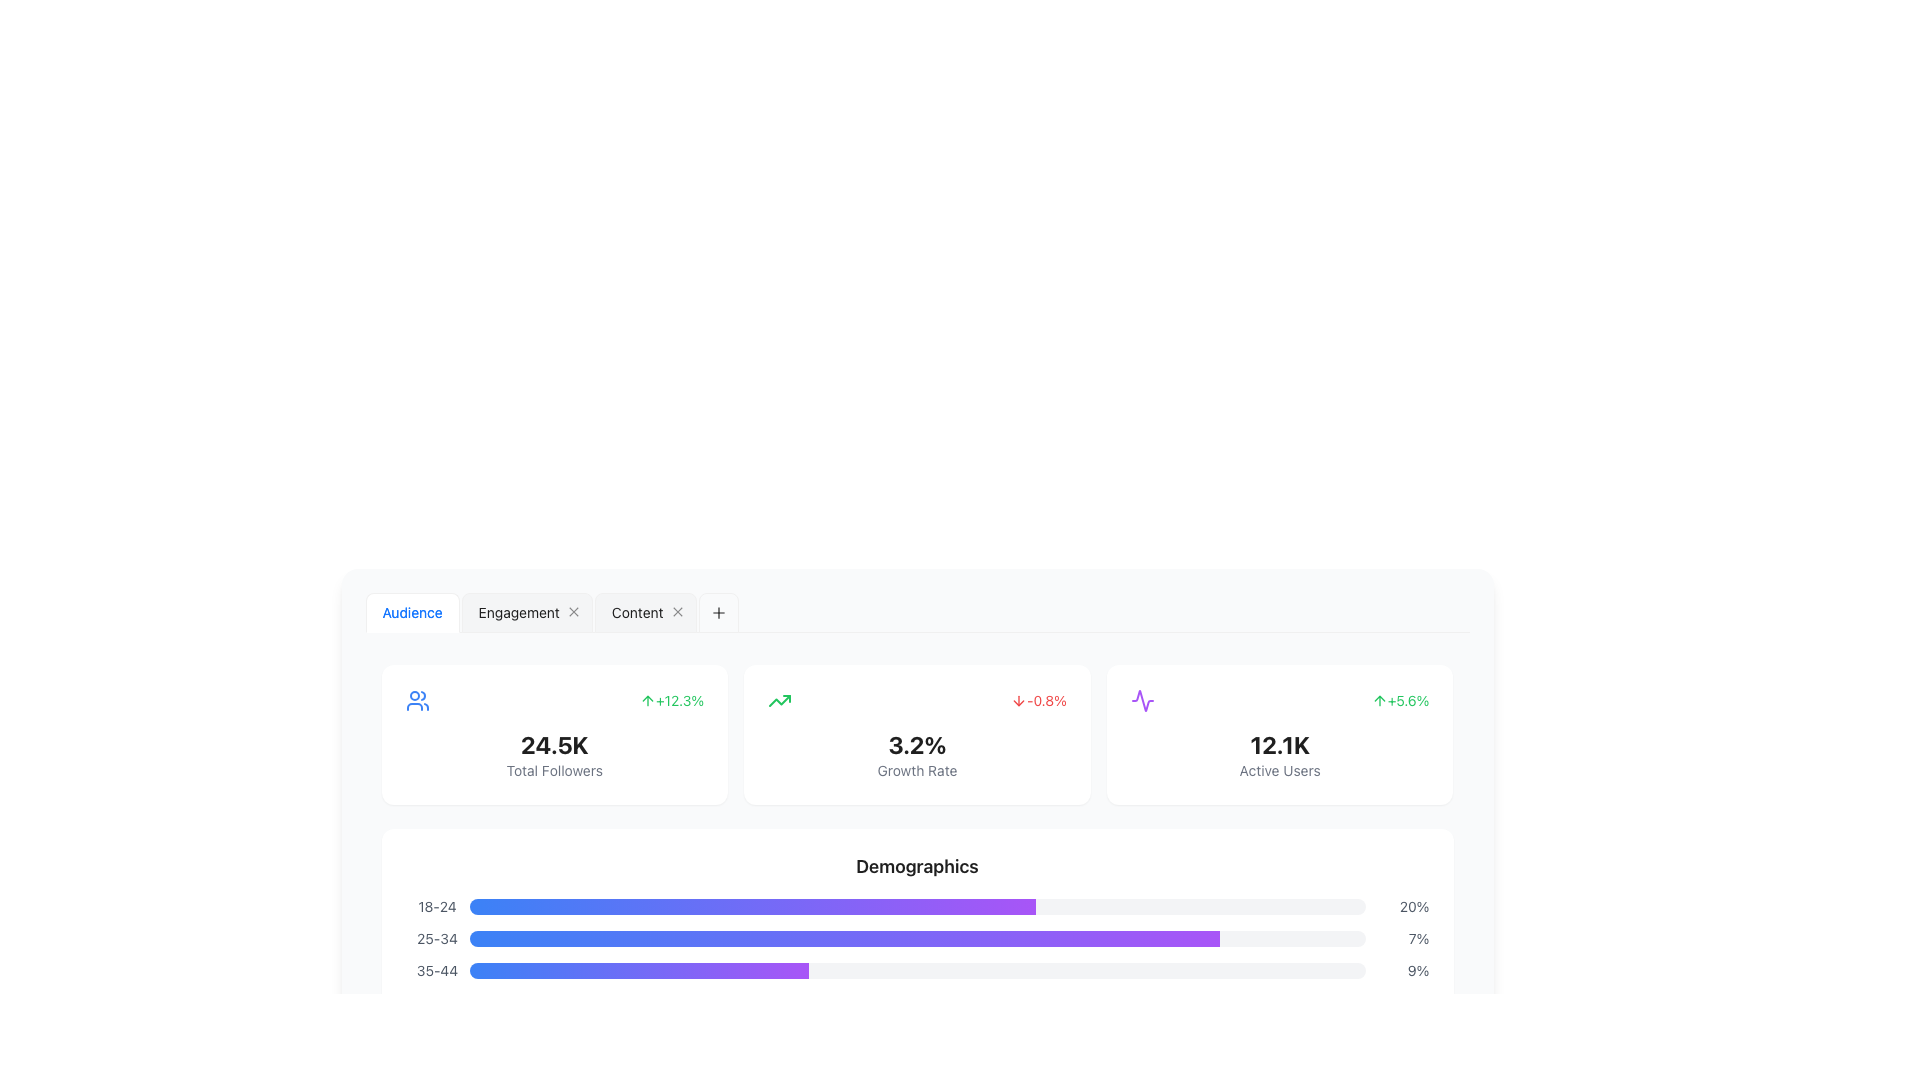 This screenshot has width=1920, height=1080. What do you see at coordinates (638, 970) in the screenshot?
I see `the third progress bar indicating the age group '35-44' demographic, which is located beneath the section titled 'Demographics'` at bounding box center [638, 970].